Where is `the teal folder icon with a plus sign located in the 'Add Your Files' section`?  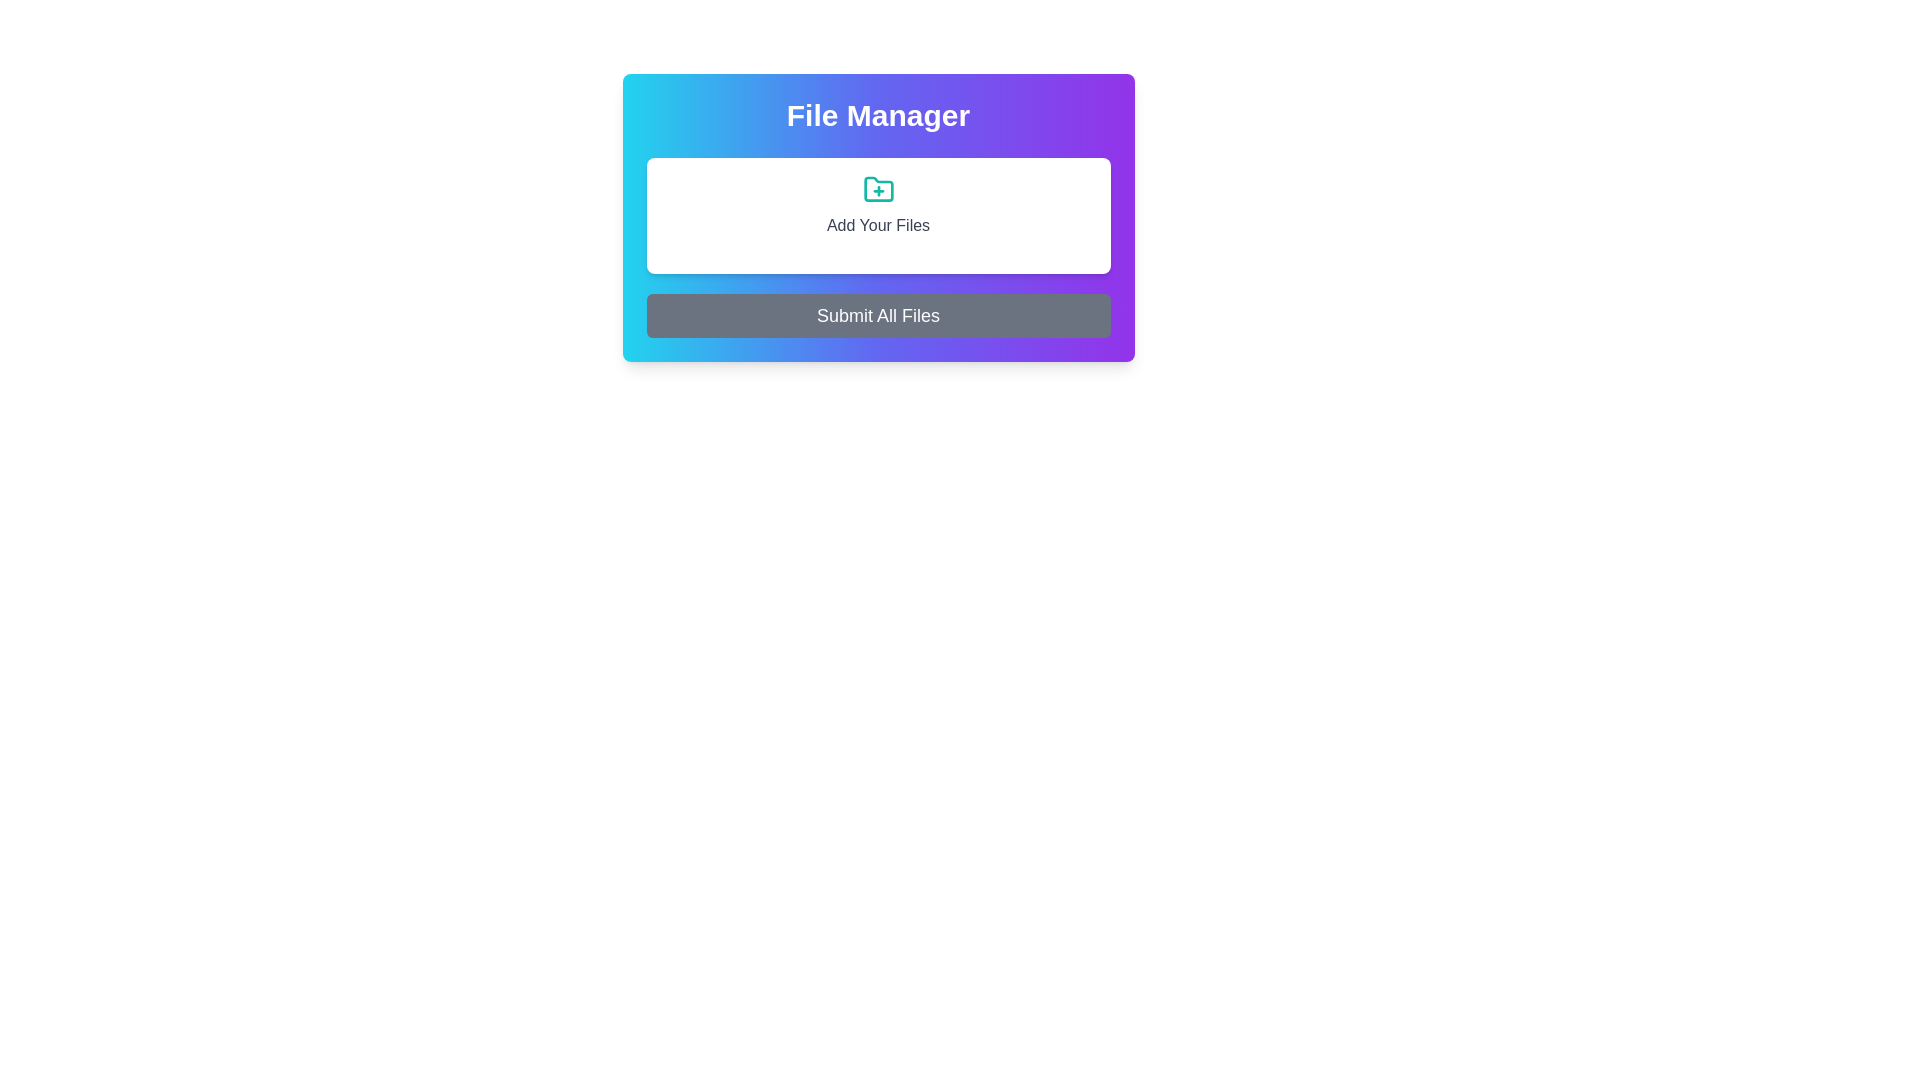 the teal folder icon with a plus sign located in the 'Add Your Files' section is located at coordinates (878, 189).